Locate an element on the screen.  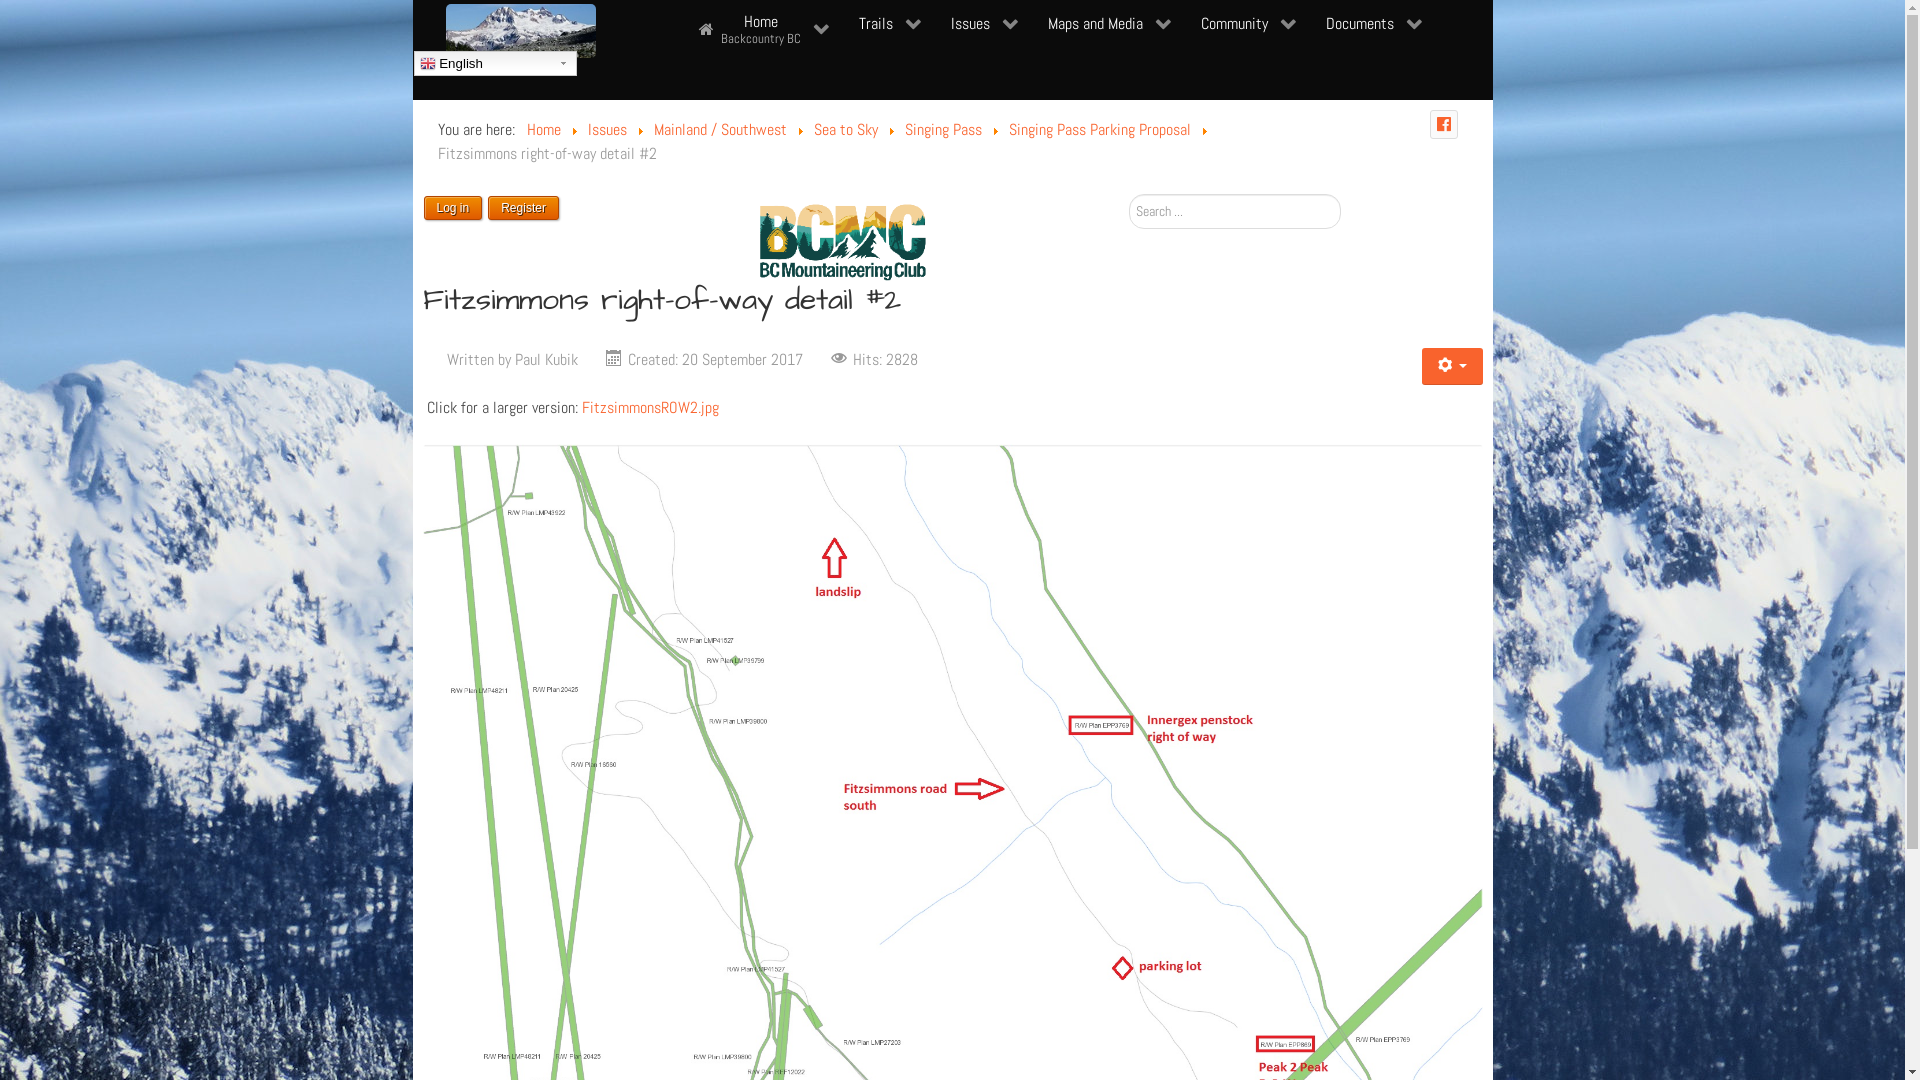
'English' is located at coordinates (495, 62).